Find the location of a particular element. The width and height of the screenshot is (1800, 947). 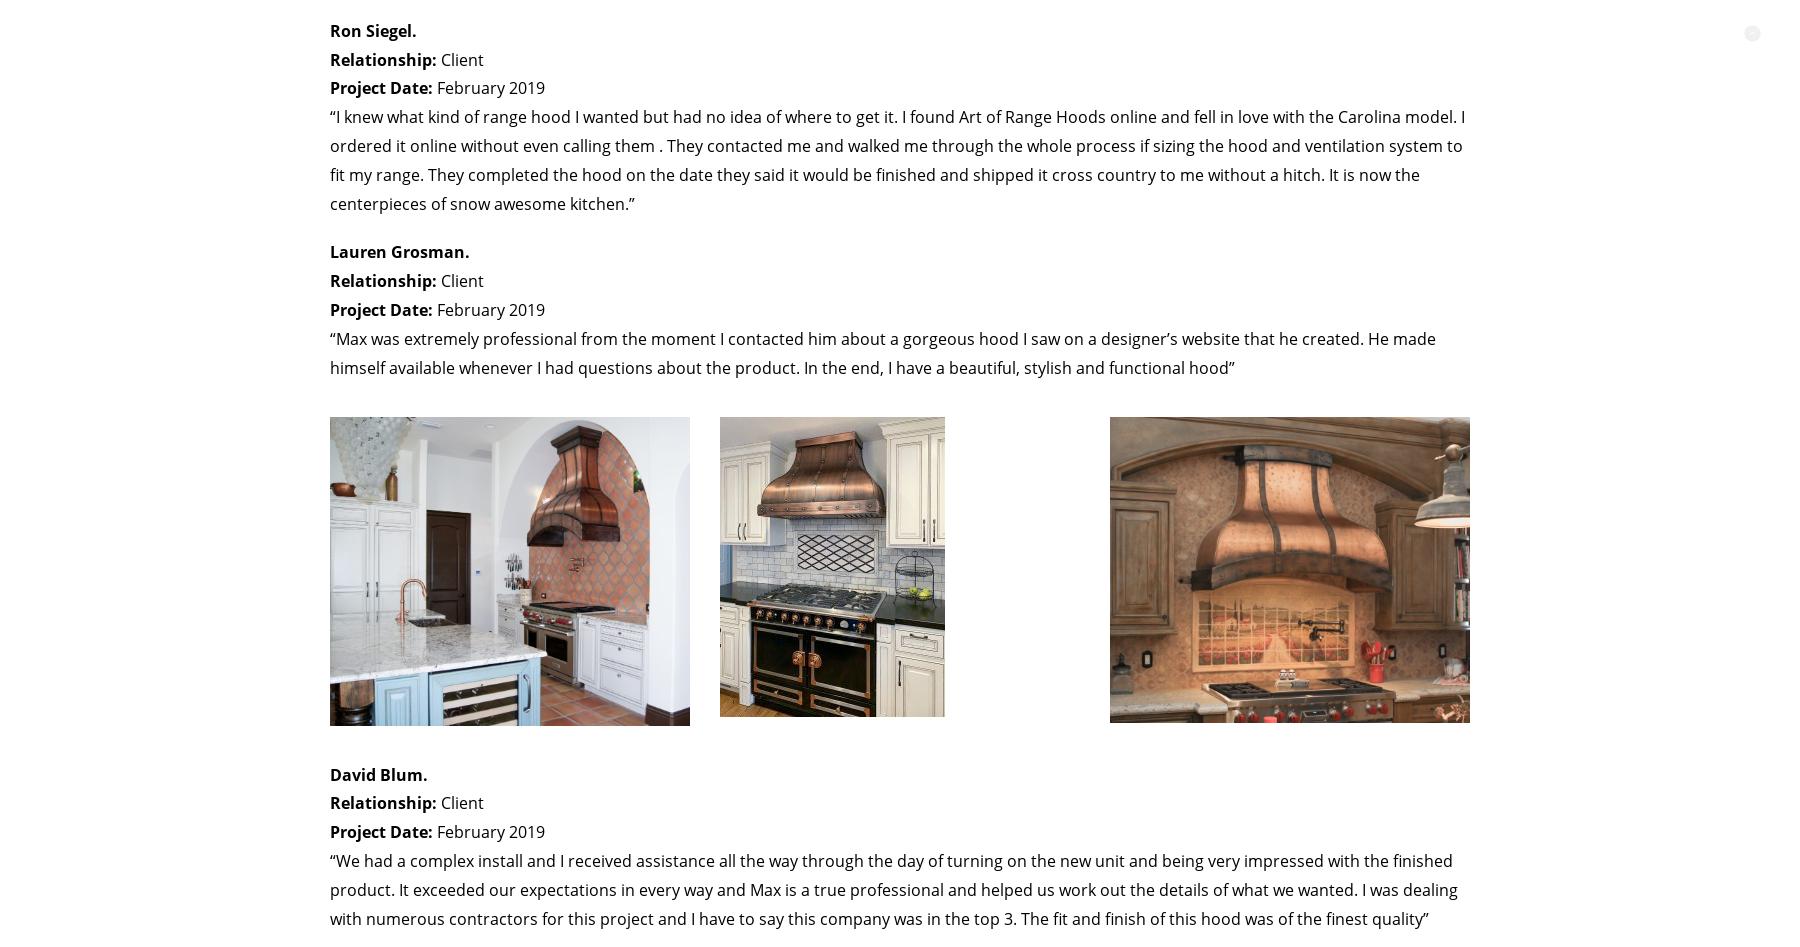

'“We had a complex install and I received assistance all the way through the day of turning on the new unit and being very impressed with the finished product. It exceeded our expectations in every way and Max is a true professional and helped us work out the details of what we wanted. I was dealing with numerous contractors for this project and I have to say this company was in the top 3. The fit and finish of this hood was of the finest quality”' is located at coordinates (894, 888).